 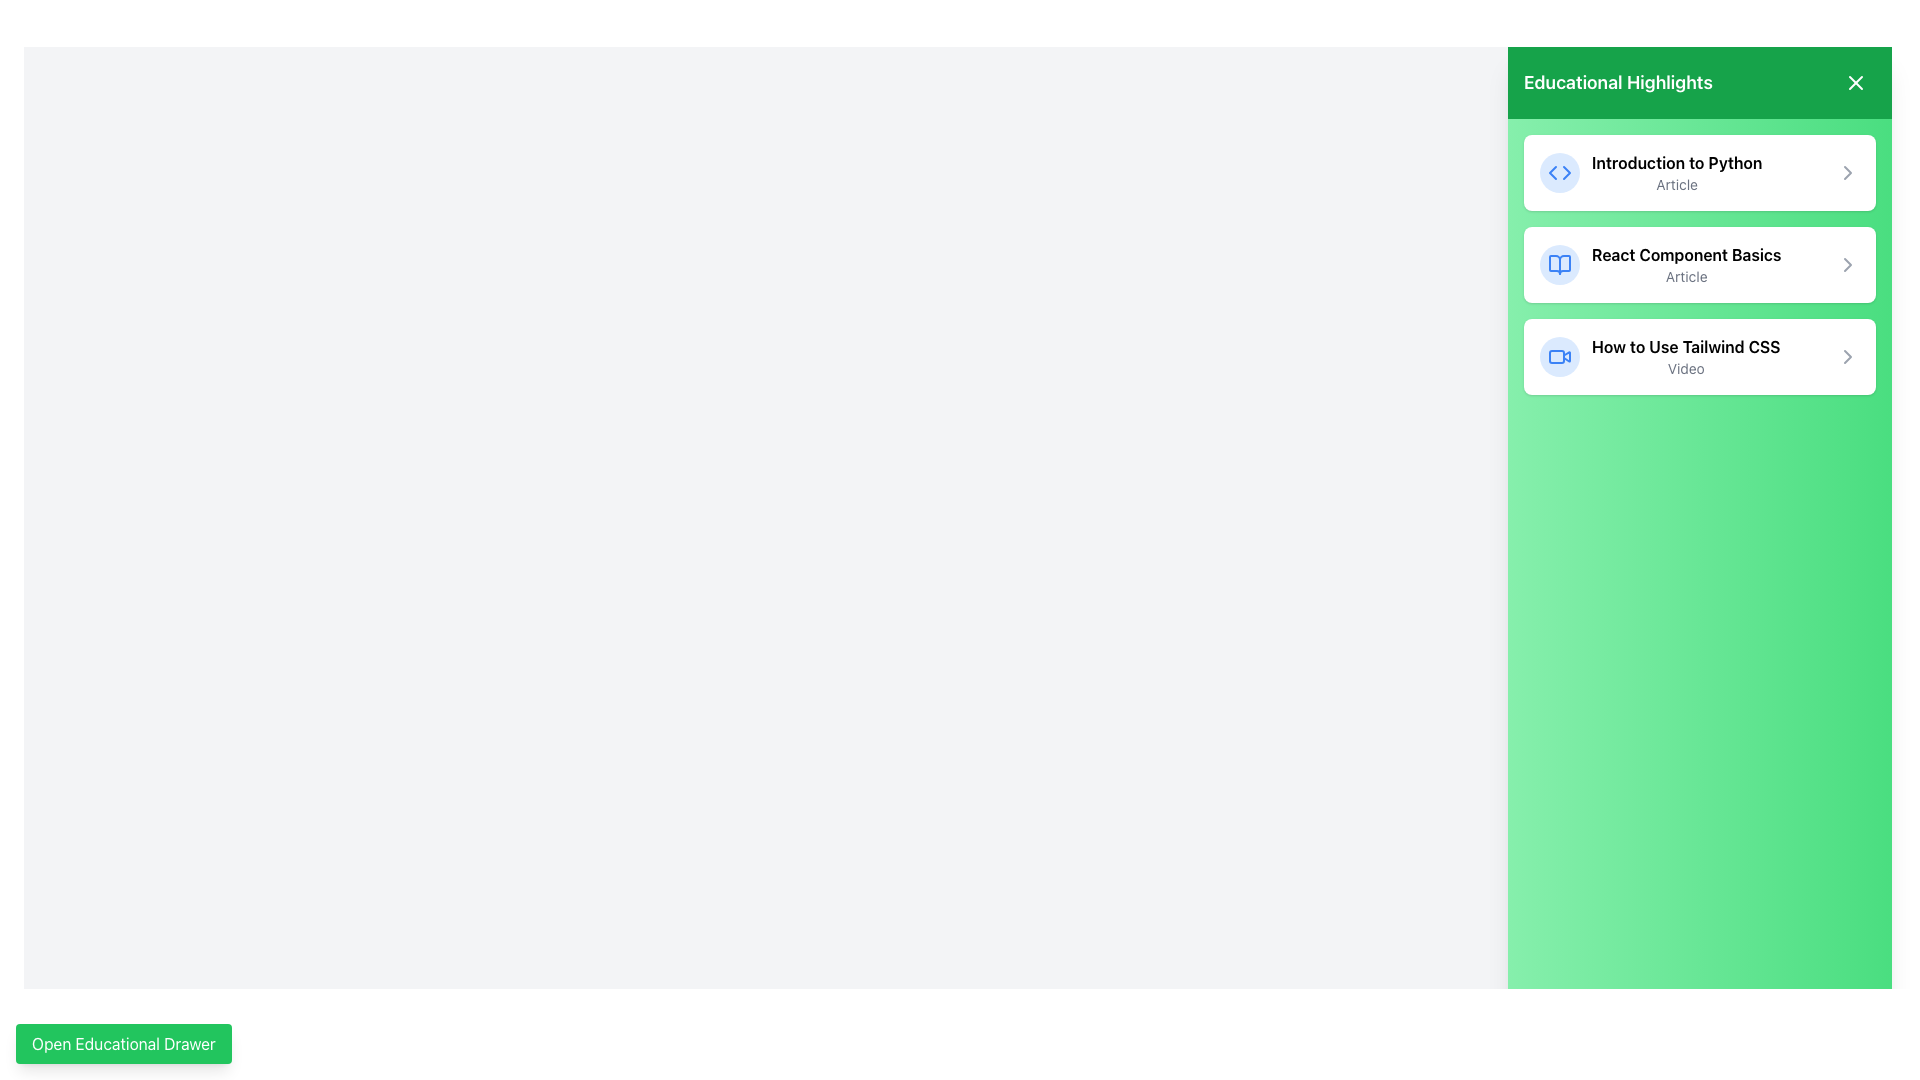 What do you see at coordinates (1559, 172) in the screenshot?
I see `the circular icon with a light blue background featuring blue-colored angled lines resembling code brackets, located within the 'Introduction to Python' card in the right-side panel` at bounding box center [1559, 172].